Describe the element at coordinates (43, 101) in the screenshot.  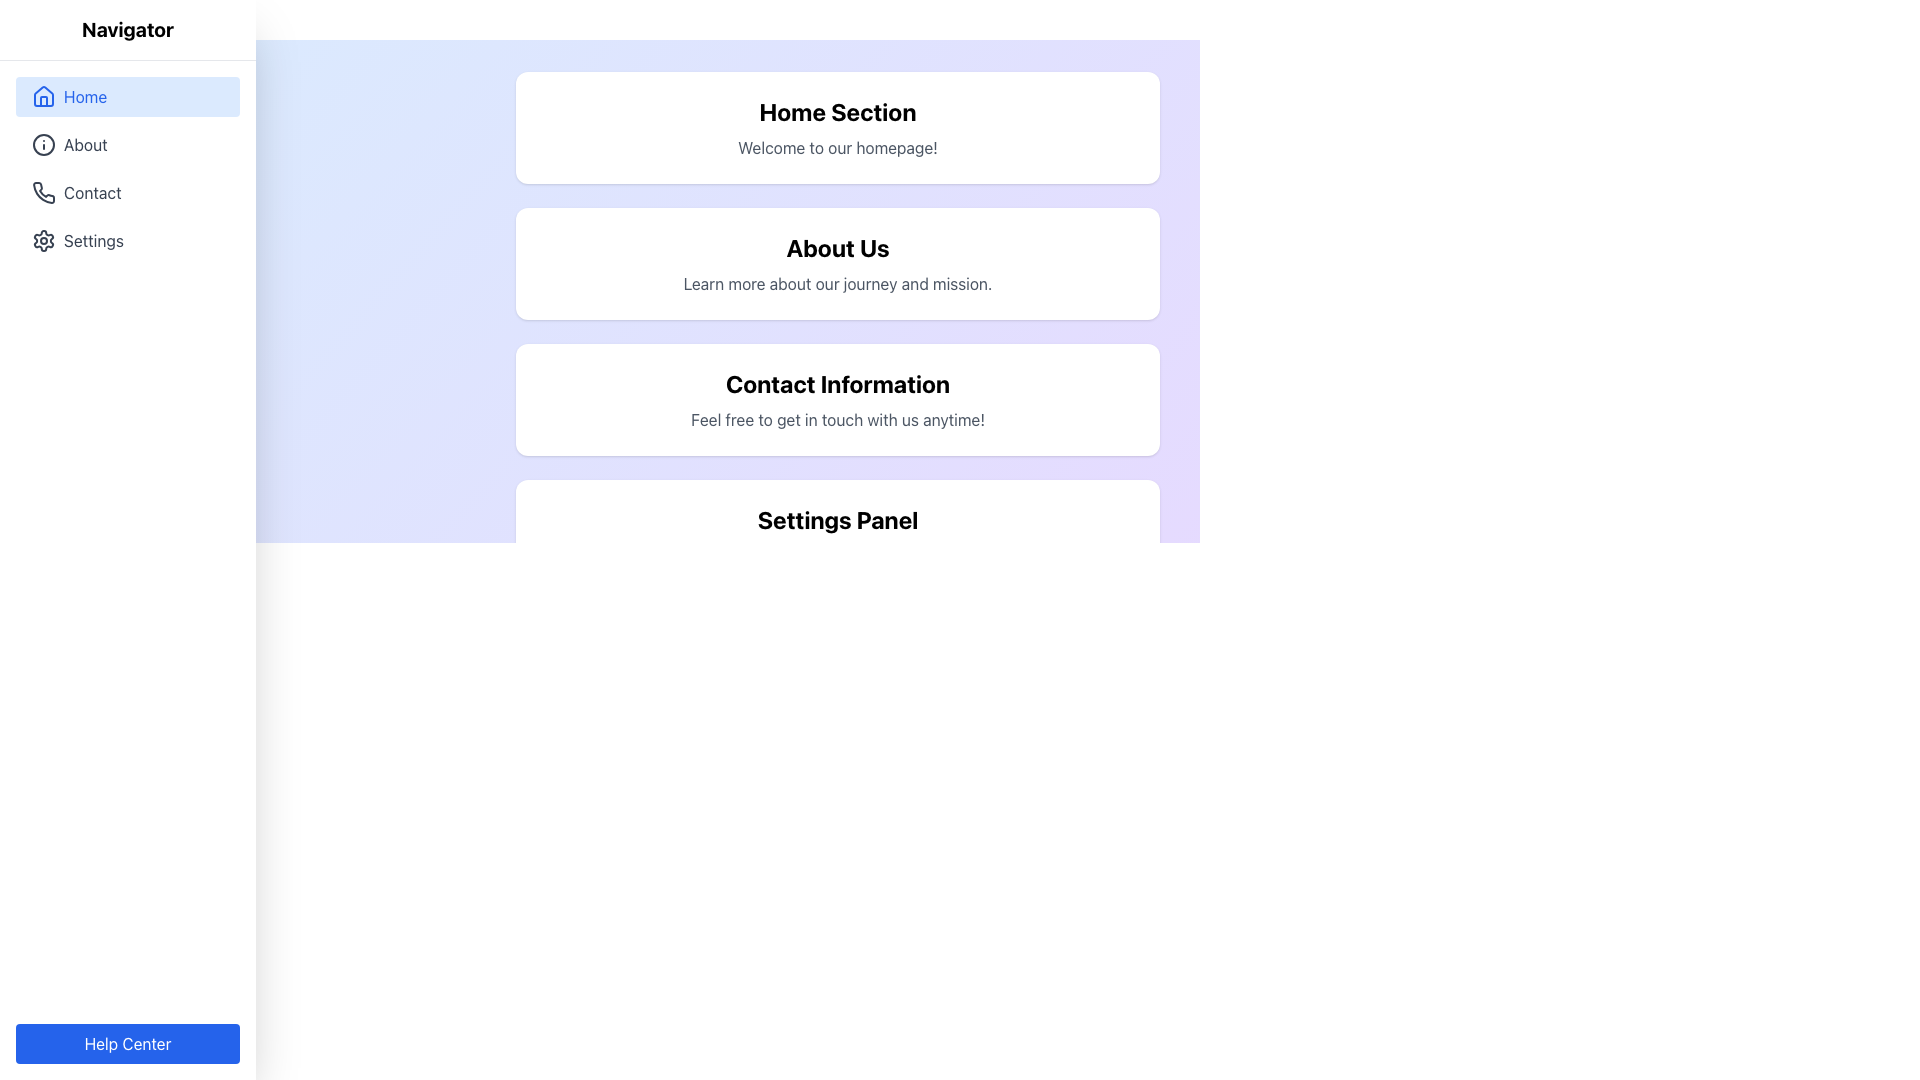
I see `the door element of the house icon in the navigation menu section, which is represented as a small vertical rectangle on a light blue background adjacent to the 'Home' text` at that location.